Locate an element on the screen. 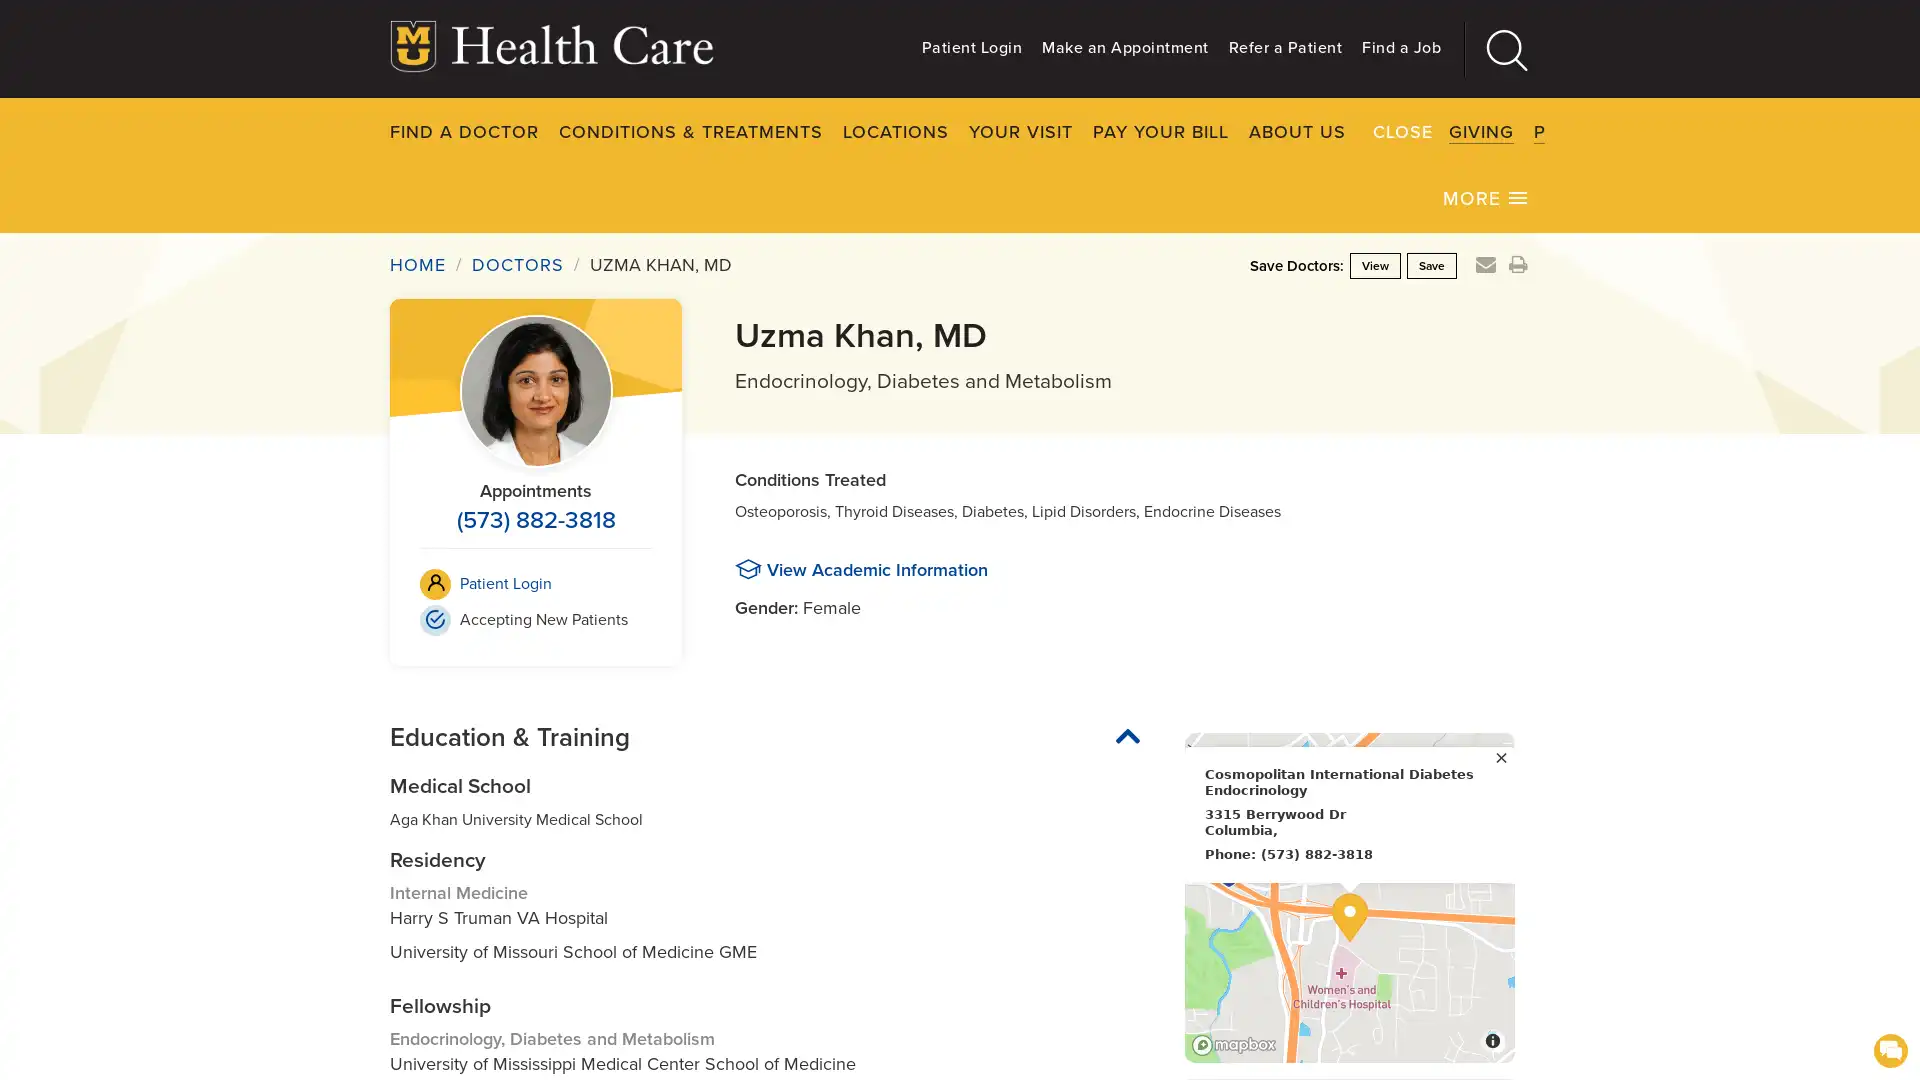 This screenshot has width=1920, height=1080. COVID-19 Chat and Assessment Tool is located at coordinates (1889, 1048).